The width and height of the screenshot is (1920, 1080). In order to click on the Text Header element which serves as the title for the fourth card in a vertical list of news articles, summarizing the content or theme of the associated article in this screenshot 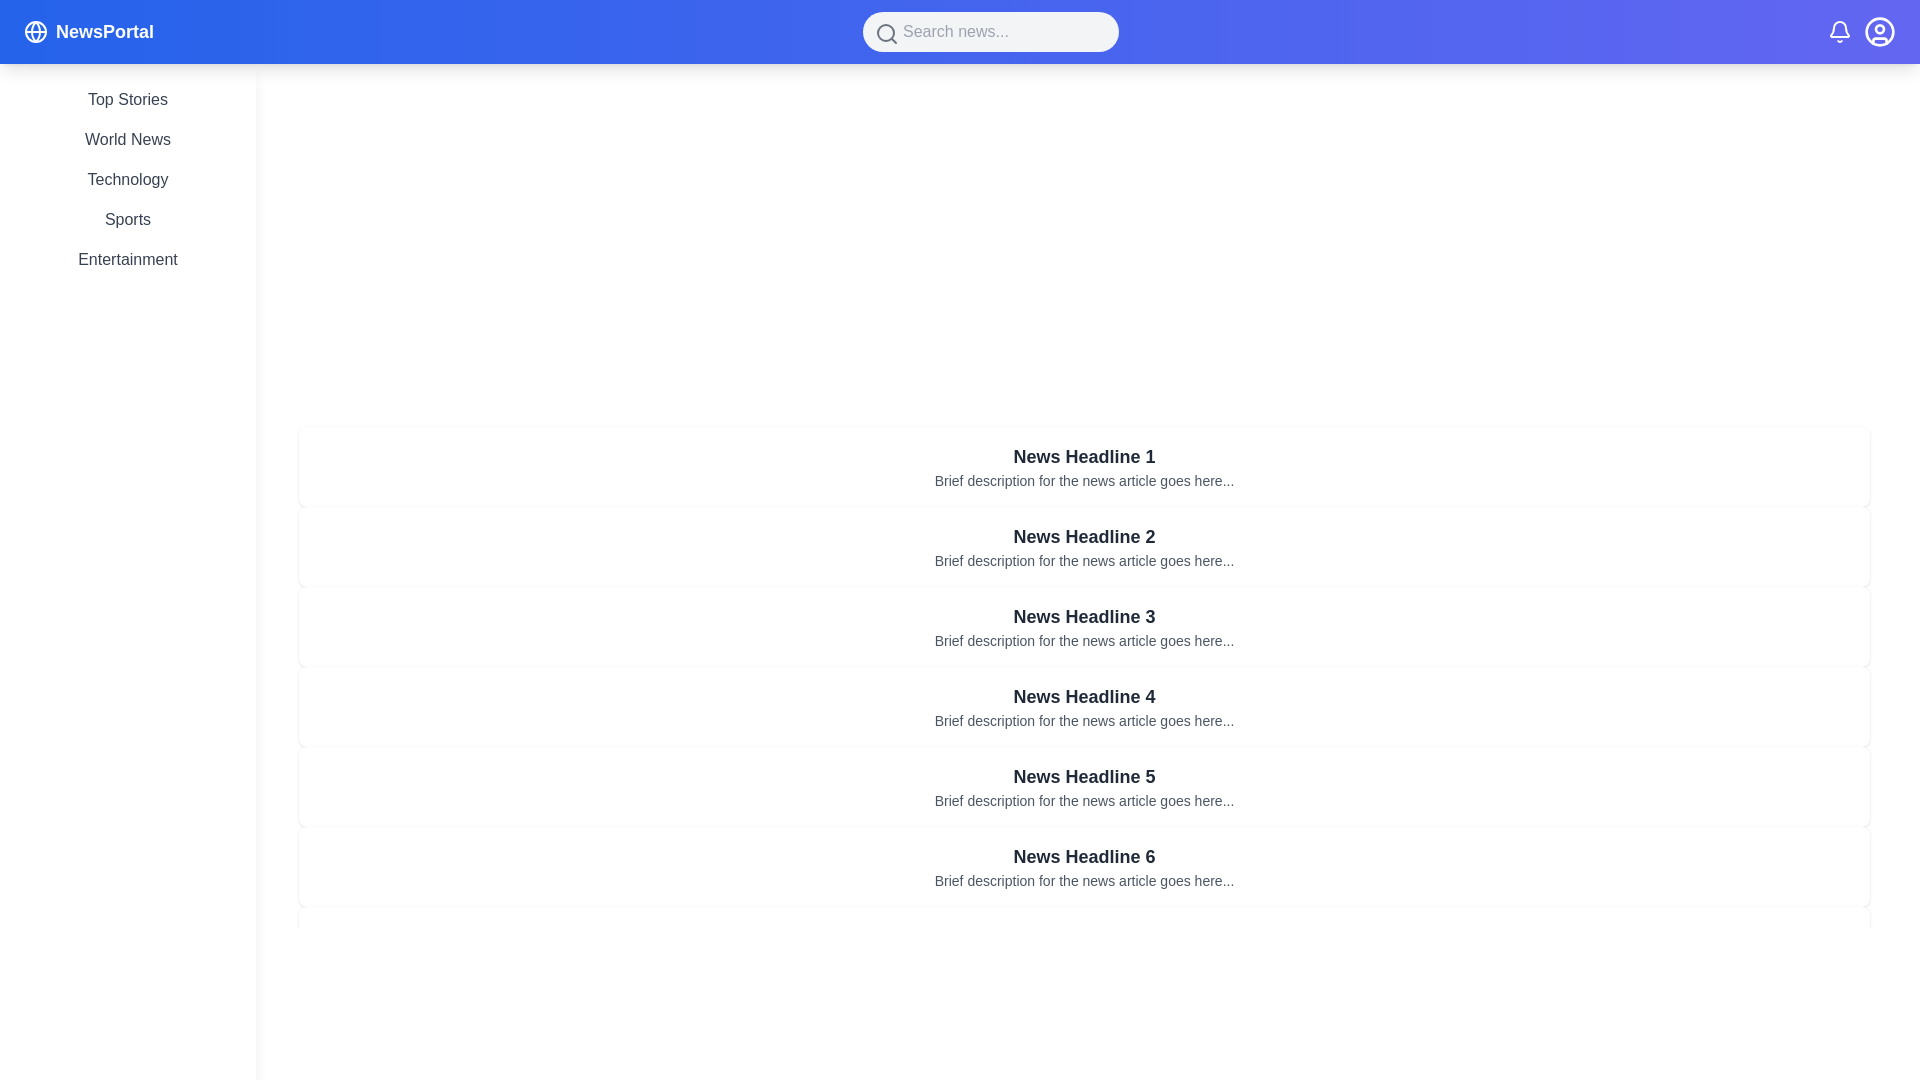, I will do `click(1083, 696)`.